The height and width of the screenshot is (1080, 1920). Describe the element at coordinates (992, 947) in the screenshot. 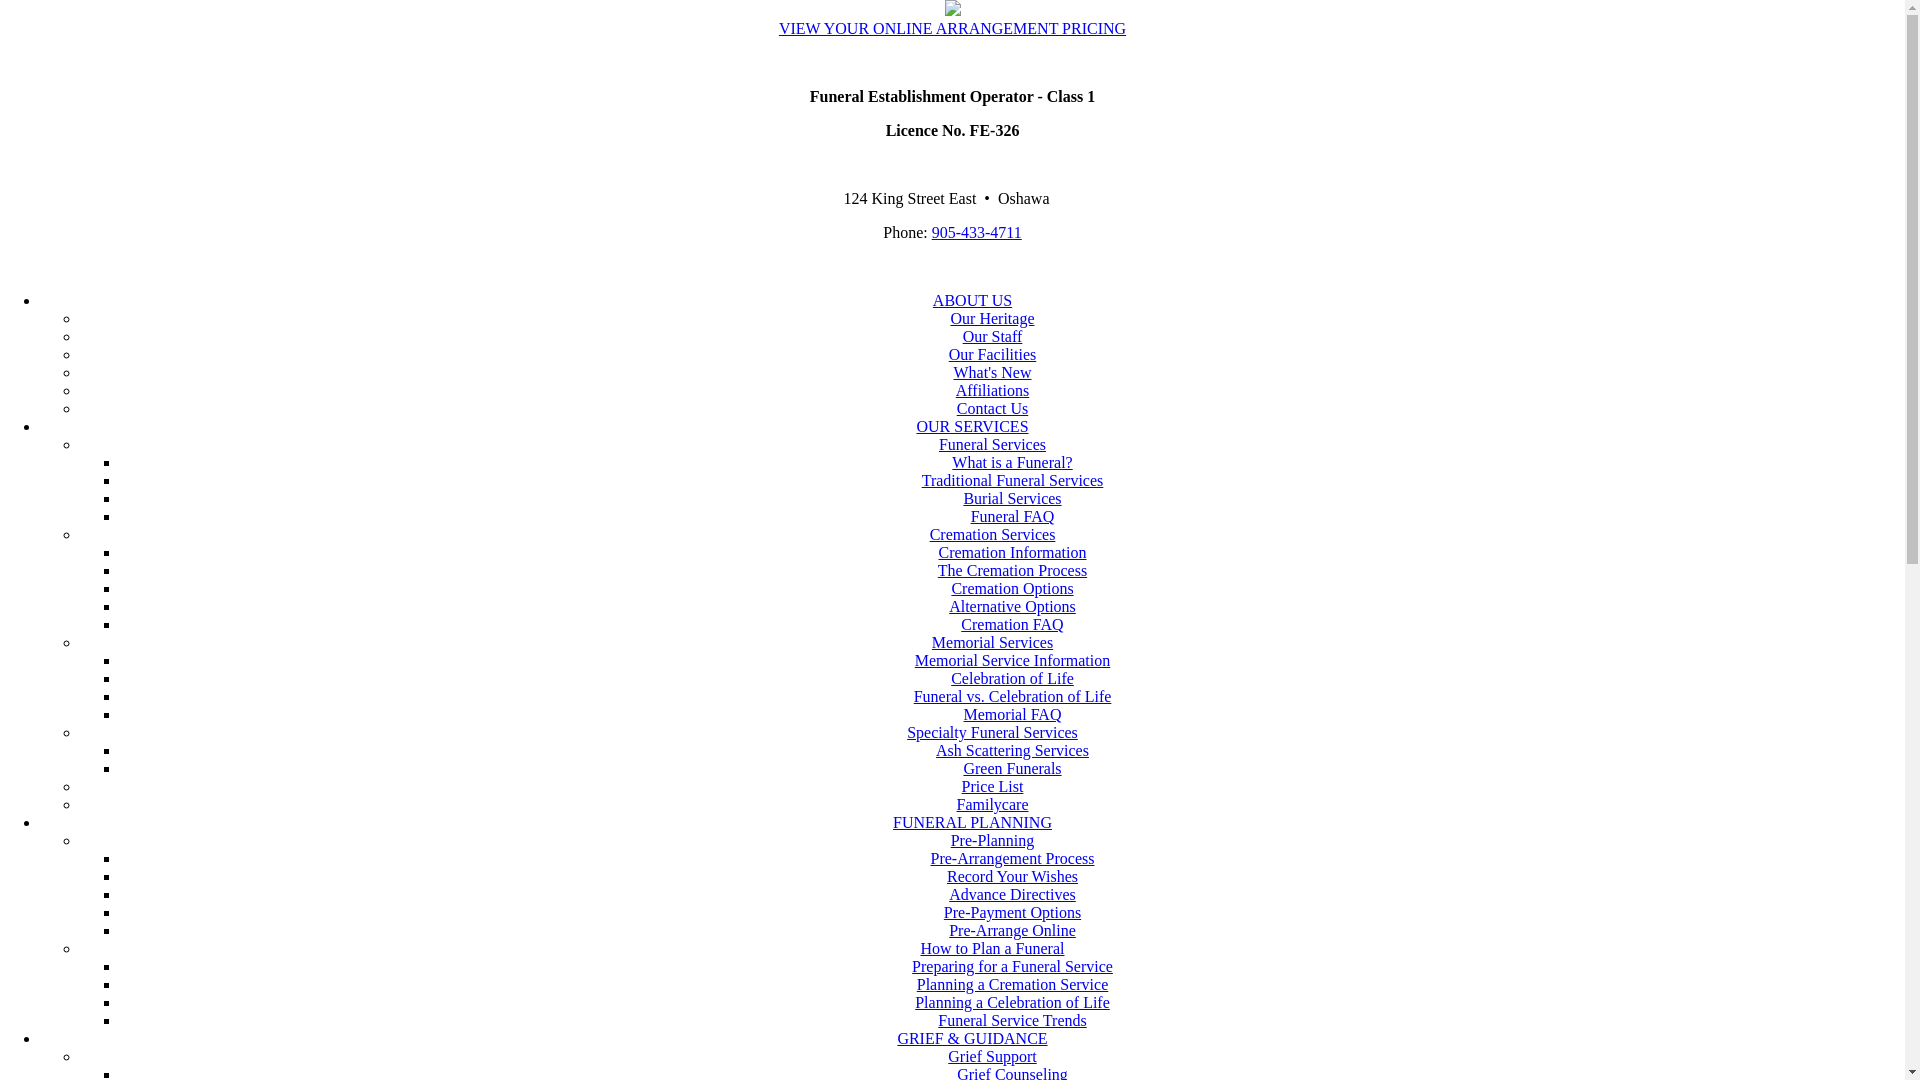

I see `'How to Plan a Funeral'` at that location.